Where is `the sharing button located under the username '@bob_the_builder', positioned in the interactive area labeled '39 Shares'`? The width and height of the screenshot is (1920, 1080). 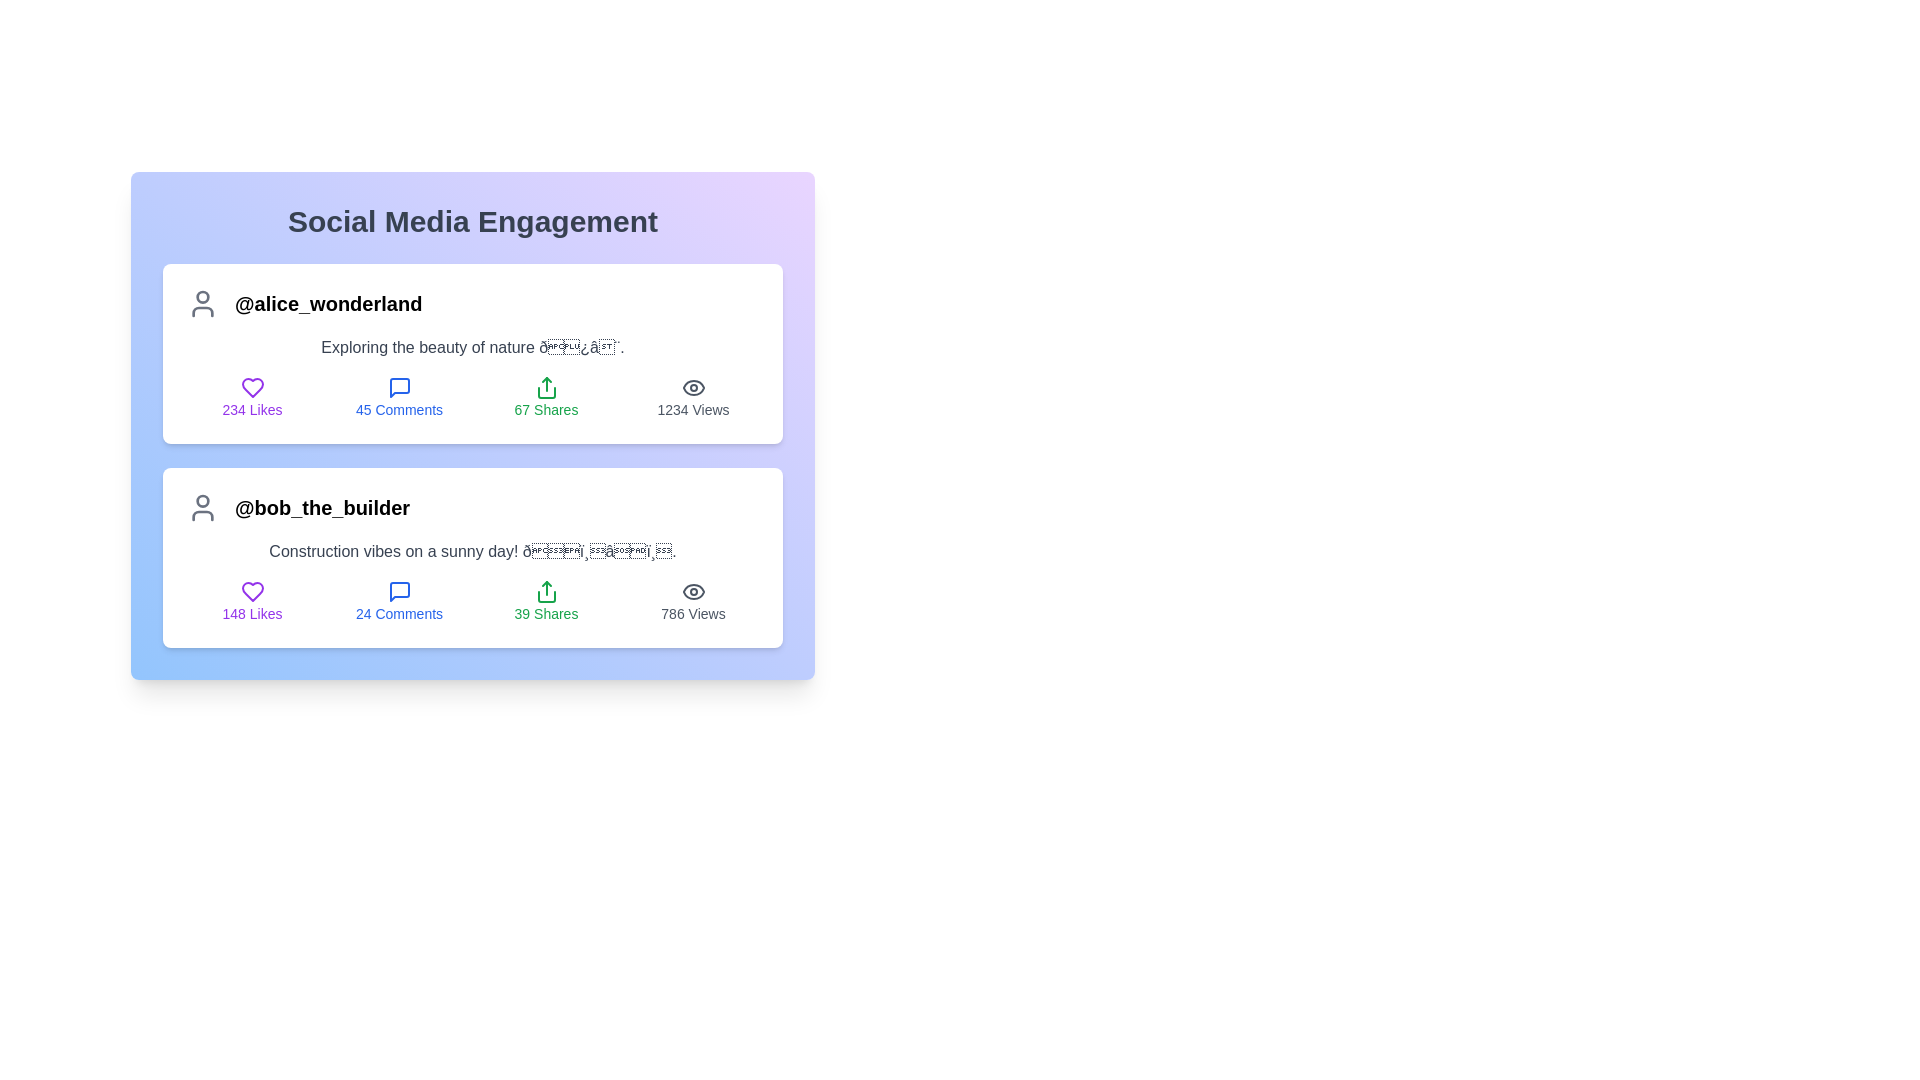 the sharing button located under the username '@bob_the_builder', positioned in the interactive area labeled '39 Shares' is located at coordinates (546, 590).